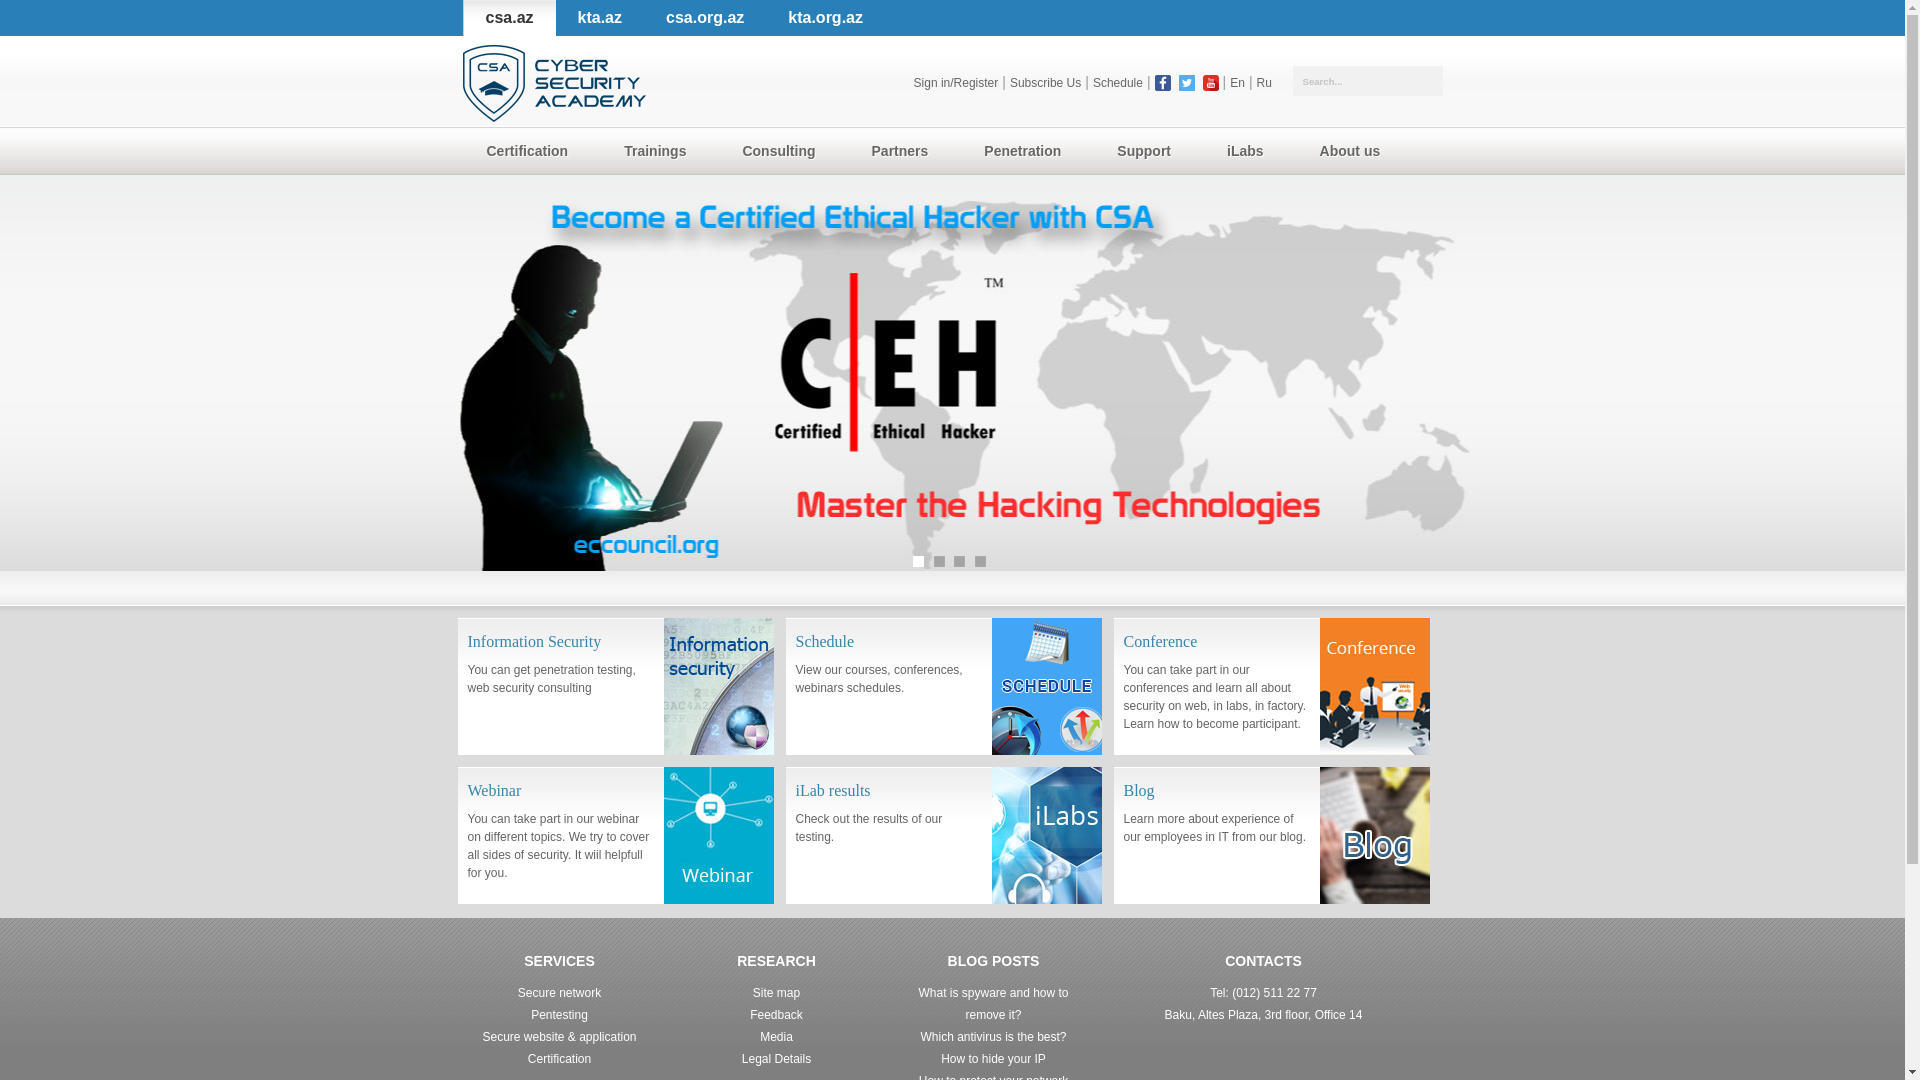  What do you see at coordinates (1202, 150) in the screenshot?
I see `'iLabs'` at bounding box center [1202, 150].